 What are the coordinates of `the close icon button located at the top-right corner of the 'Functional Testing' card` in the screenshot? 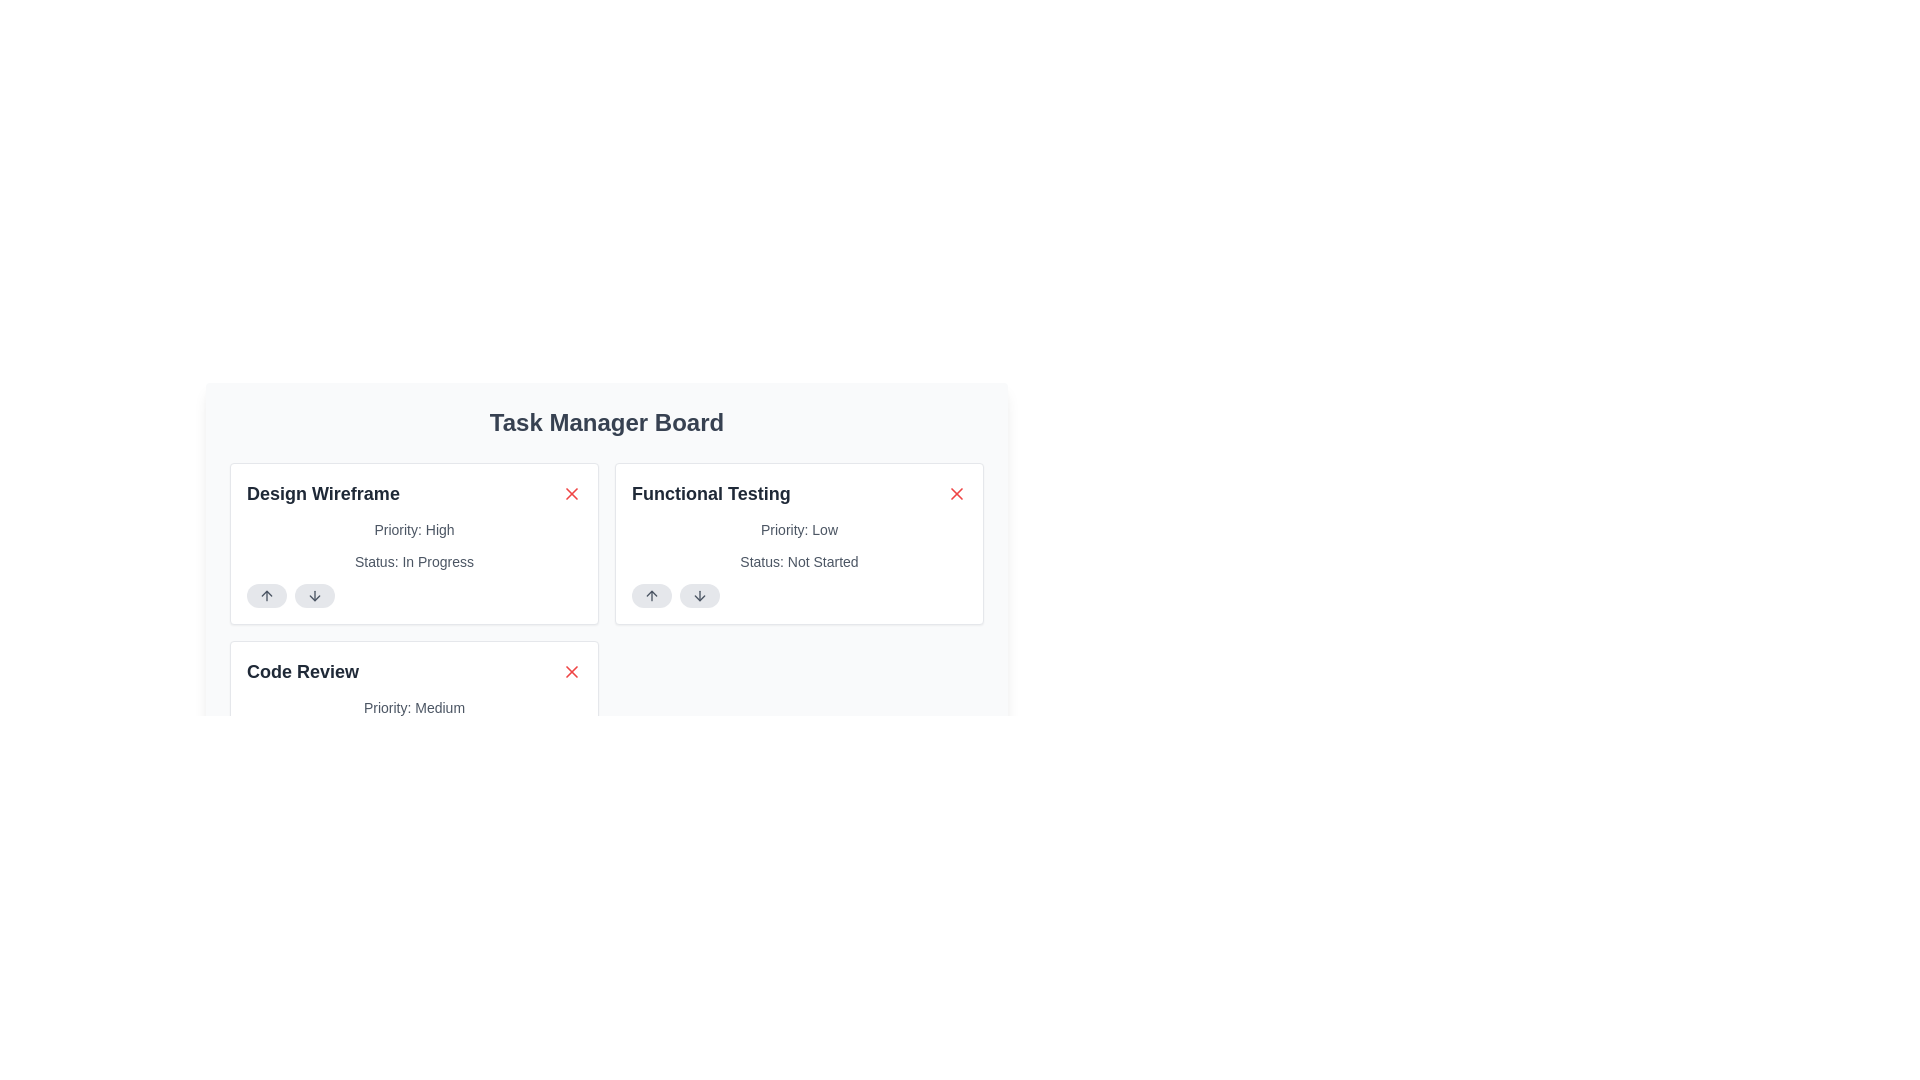 It's located at (955, 493).